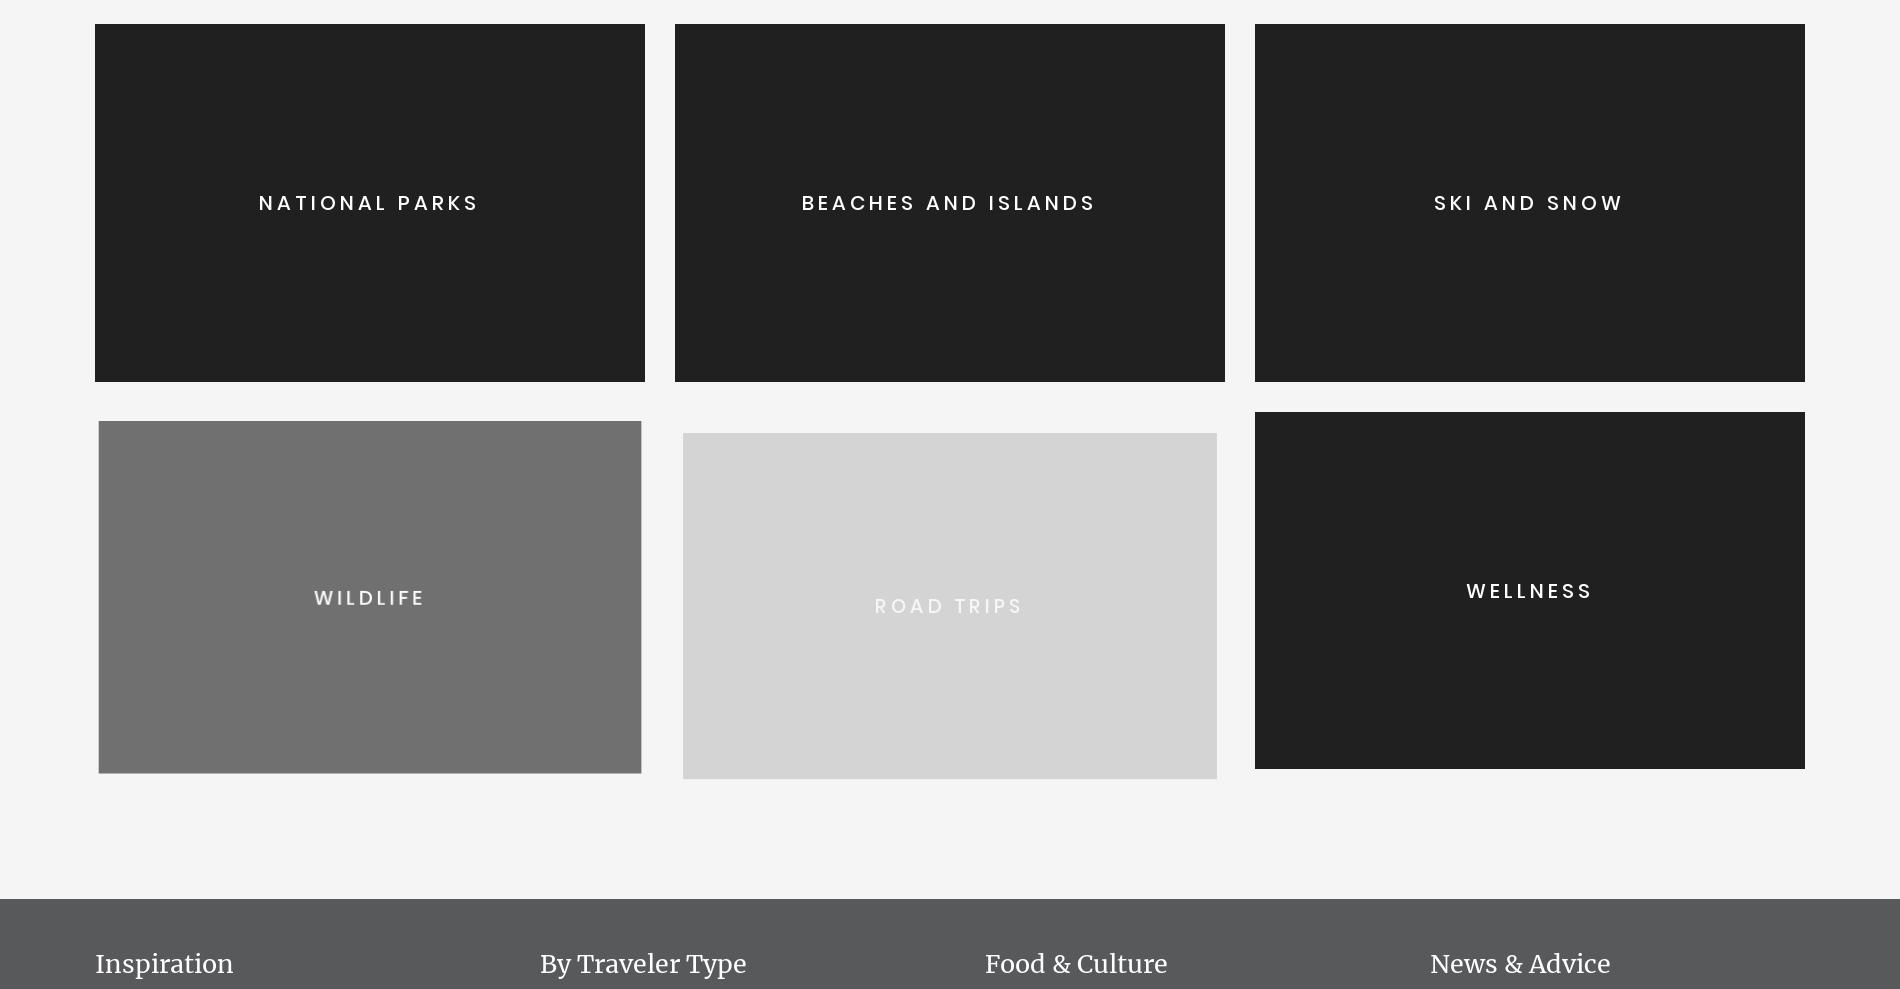  Describe the element at coordinates (643, 963) in the screenshot. I see `'By Traveler Type'` at that location.